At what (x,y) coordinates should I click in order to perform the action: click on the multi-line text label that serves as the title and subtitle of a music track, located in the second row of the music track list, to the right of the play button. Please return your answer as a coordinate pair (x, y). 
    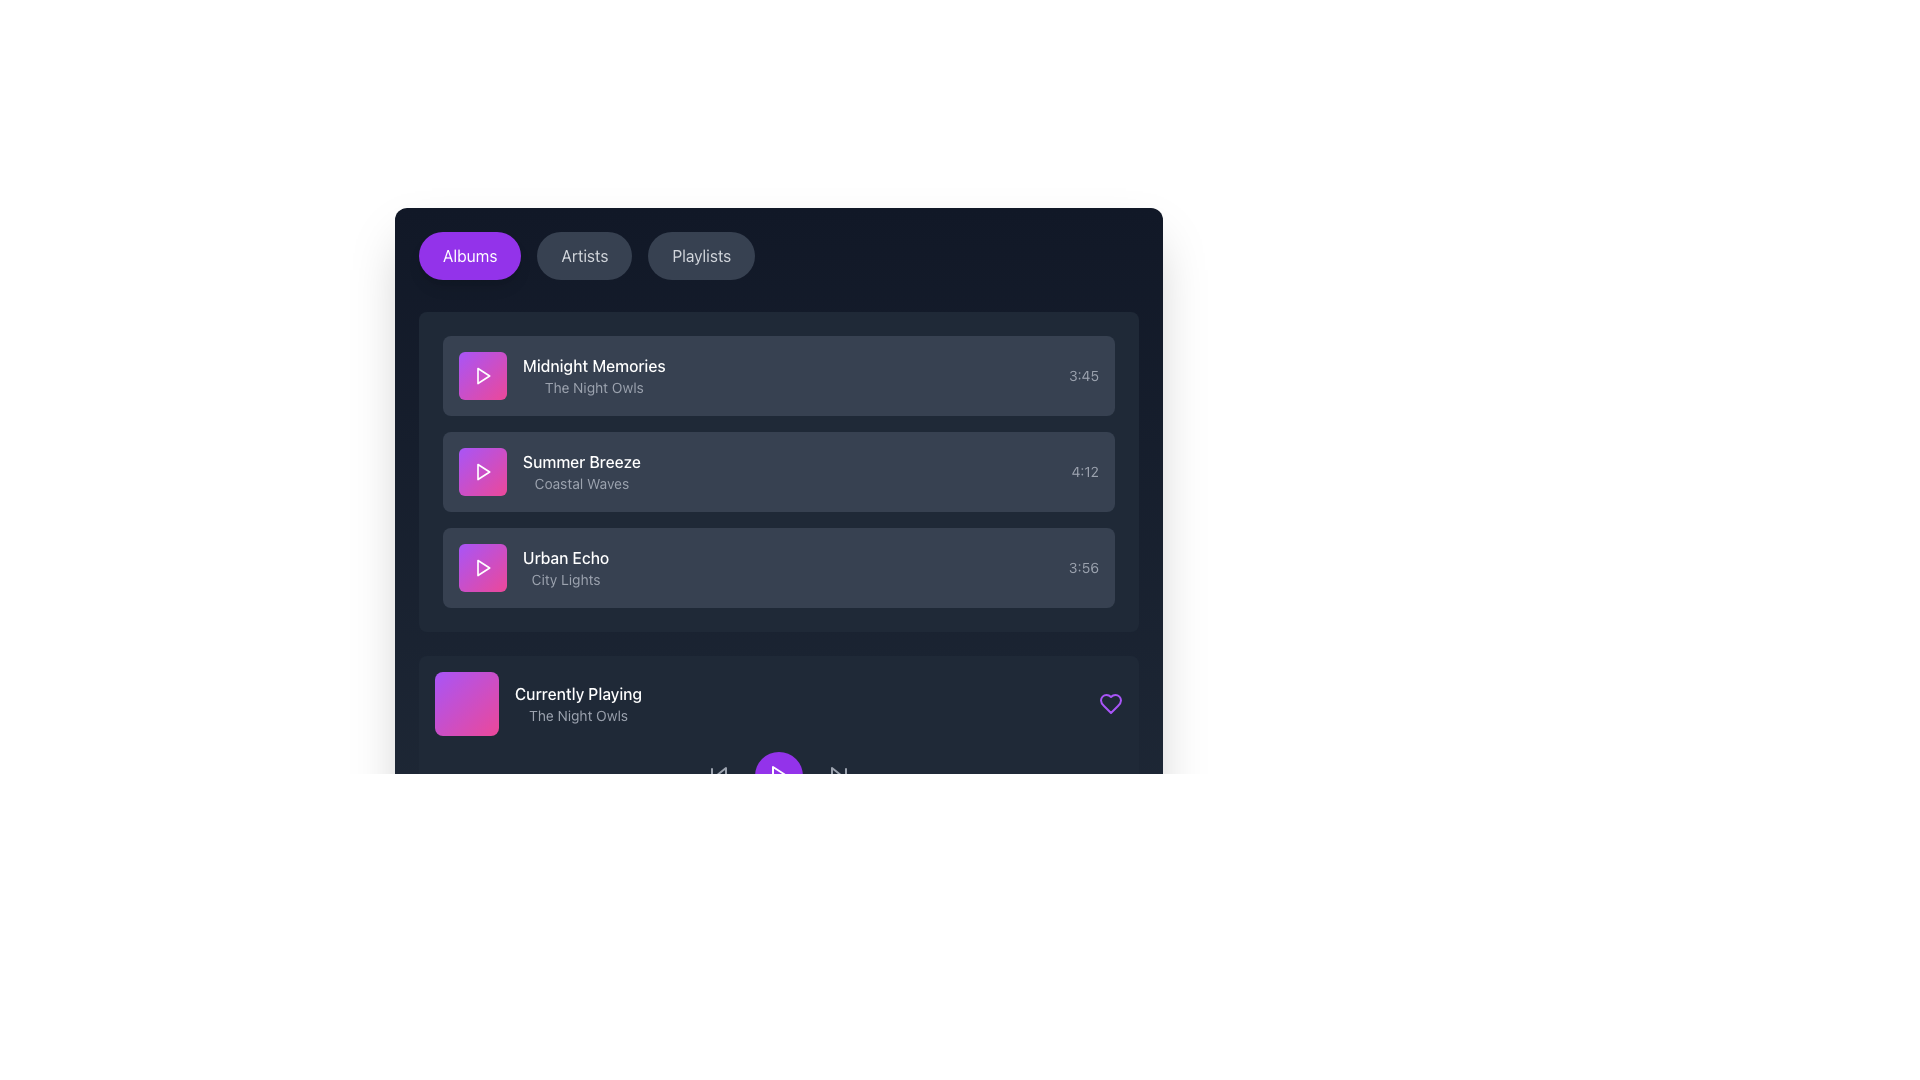
    Looking at the image, I should click on (580, 471).